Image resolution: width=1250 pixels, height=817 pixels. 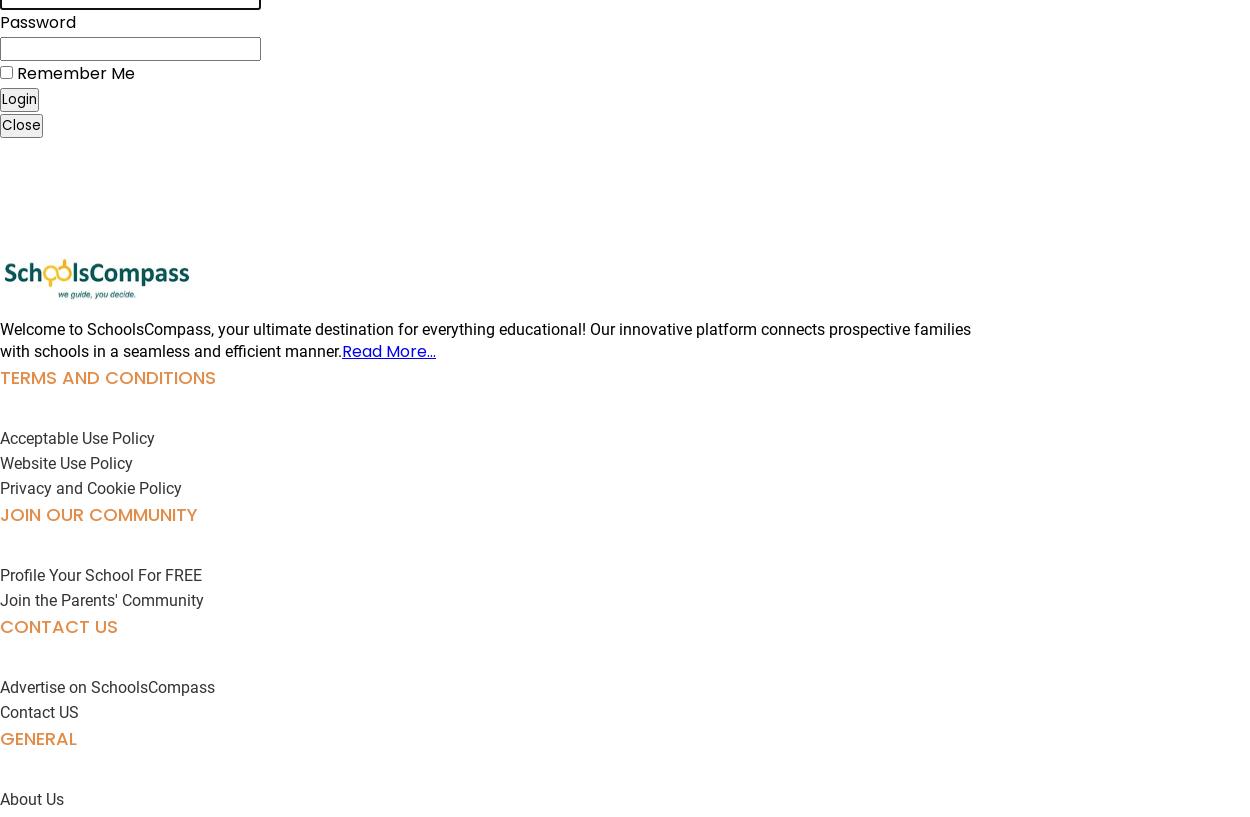 What do you see at coordinates (38, 21) in the screenshot?
I see `'Password'` at bounding box center [38, 21].